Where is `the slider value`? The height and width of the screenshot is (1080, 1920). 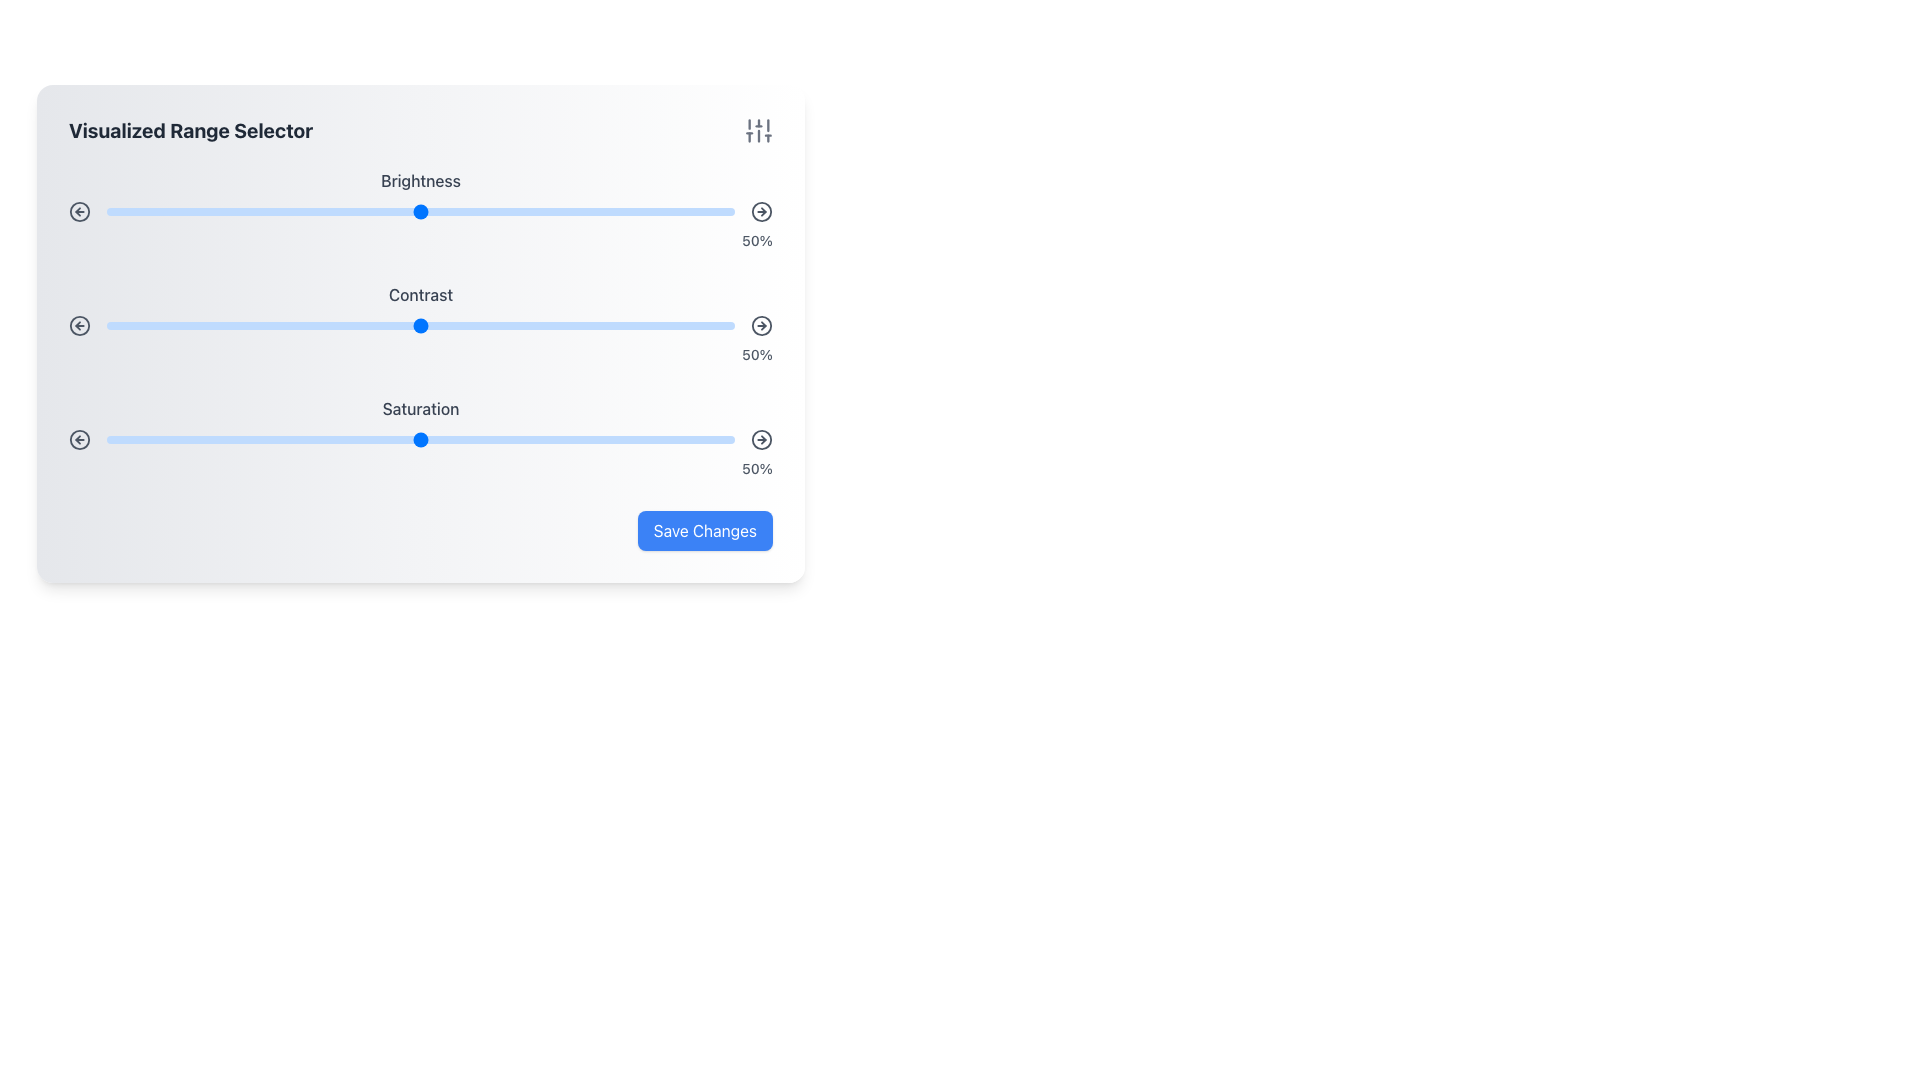
the slider value is located at coordinates (320, 325).